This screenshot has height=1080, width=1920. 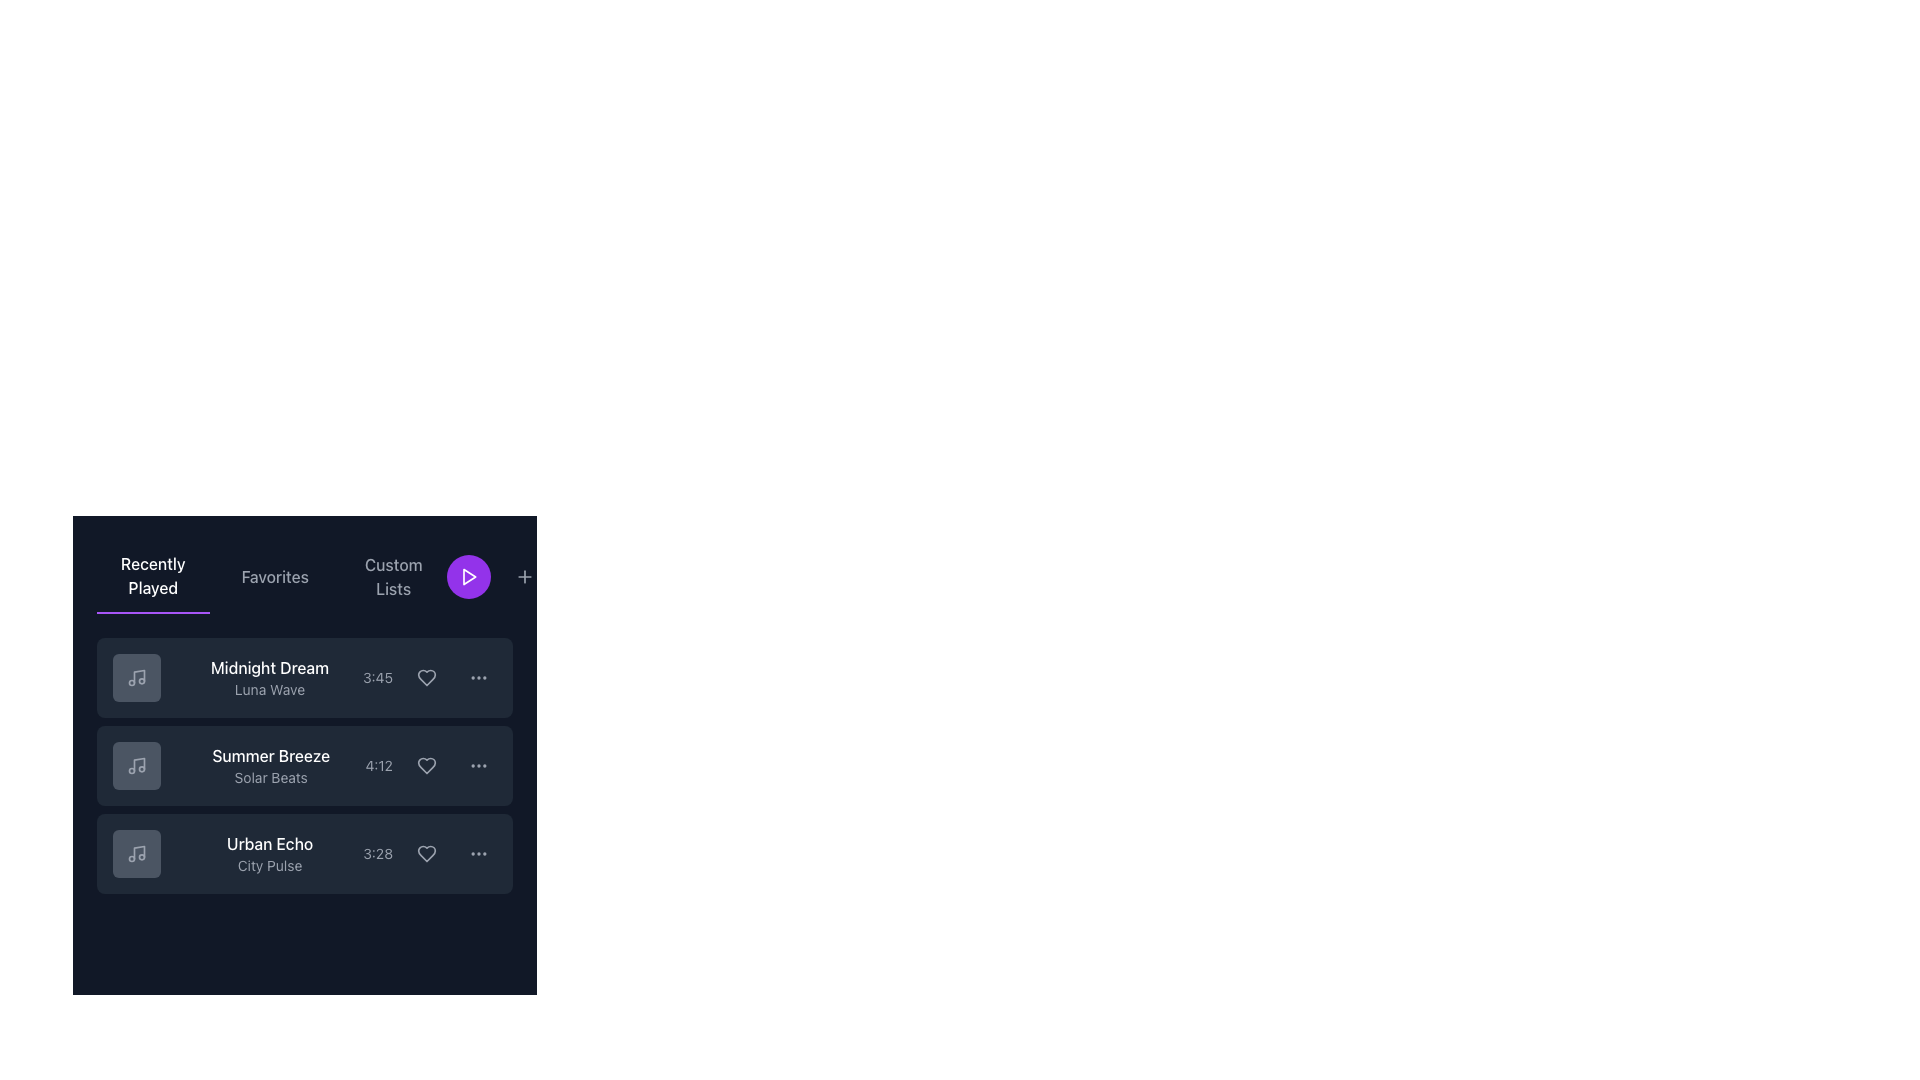 What do you see at coordinates (429, 677) in the screenshot?
I see `the heart icon button located in the second list item of the 'Recently Played' section` at bounding box center [429, 677].